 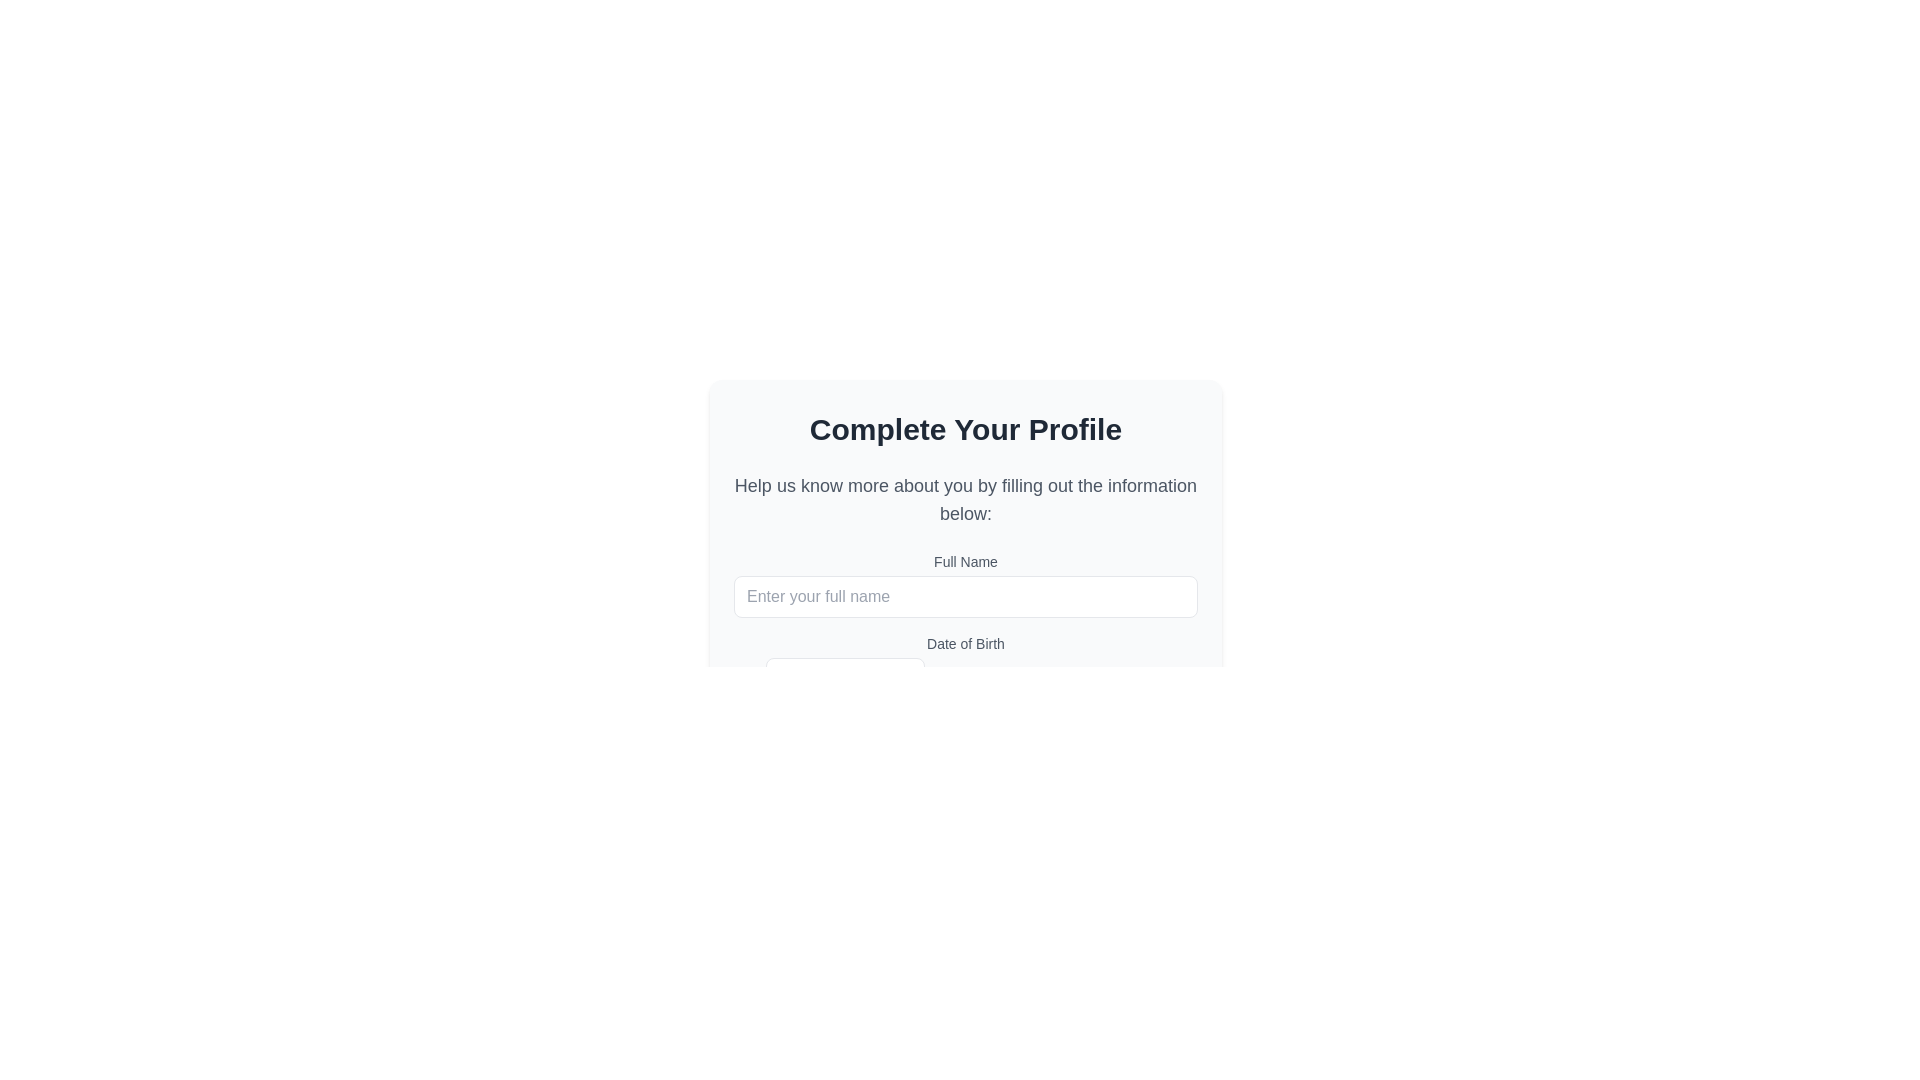 I want to click on the descriptive label for the text input field indicating the expected input (user's full name), which is positioned directly above the corresponding text input box, so click(x=965, y=562).